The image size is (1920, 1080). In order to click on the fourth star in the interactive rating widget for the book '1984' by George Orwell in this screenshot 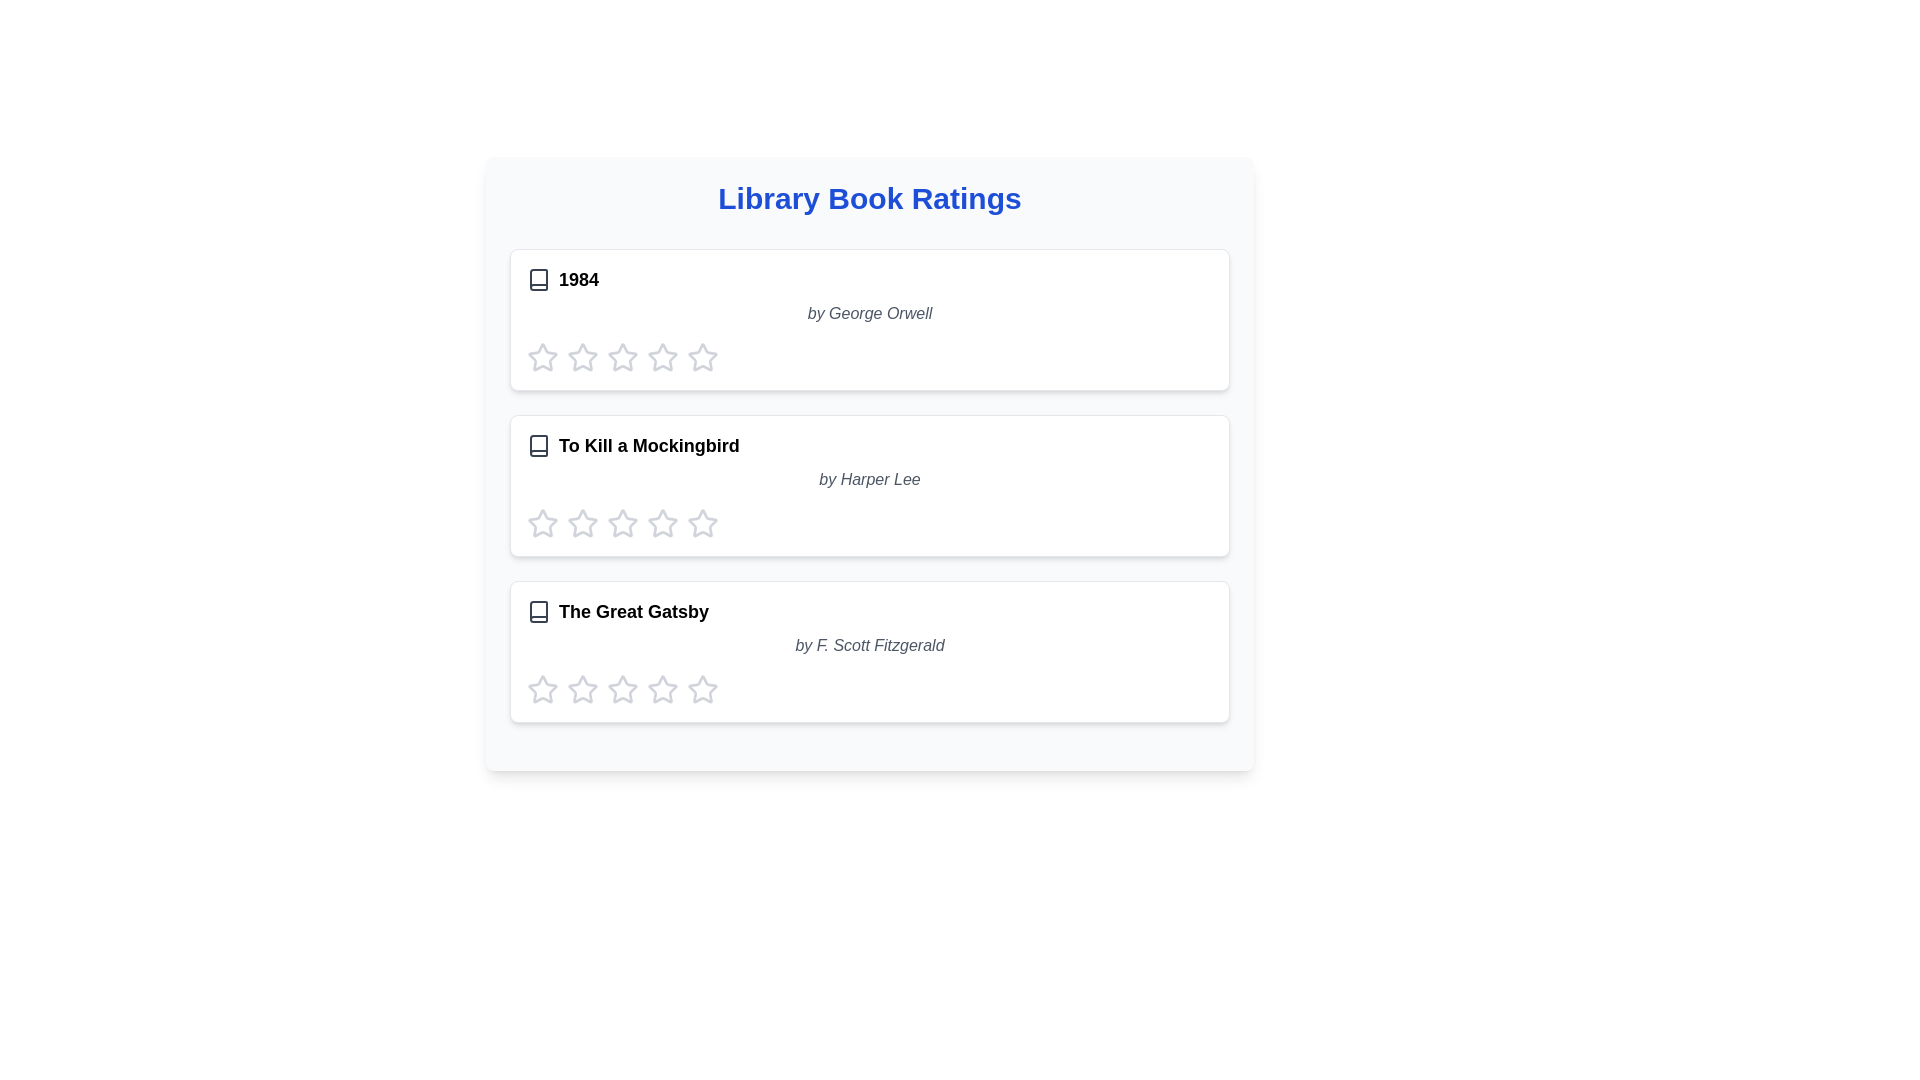, I will do `click(702, 356)`.